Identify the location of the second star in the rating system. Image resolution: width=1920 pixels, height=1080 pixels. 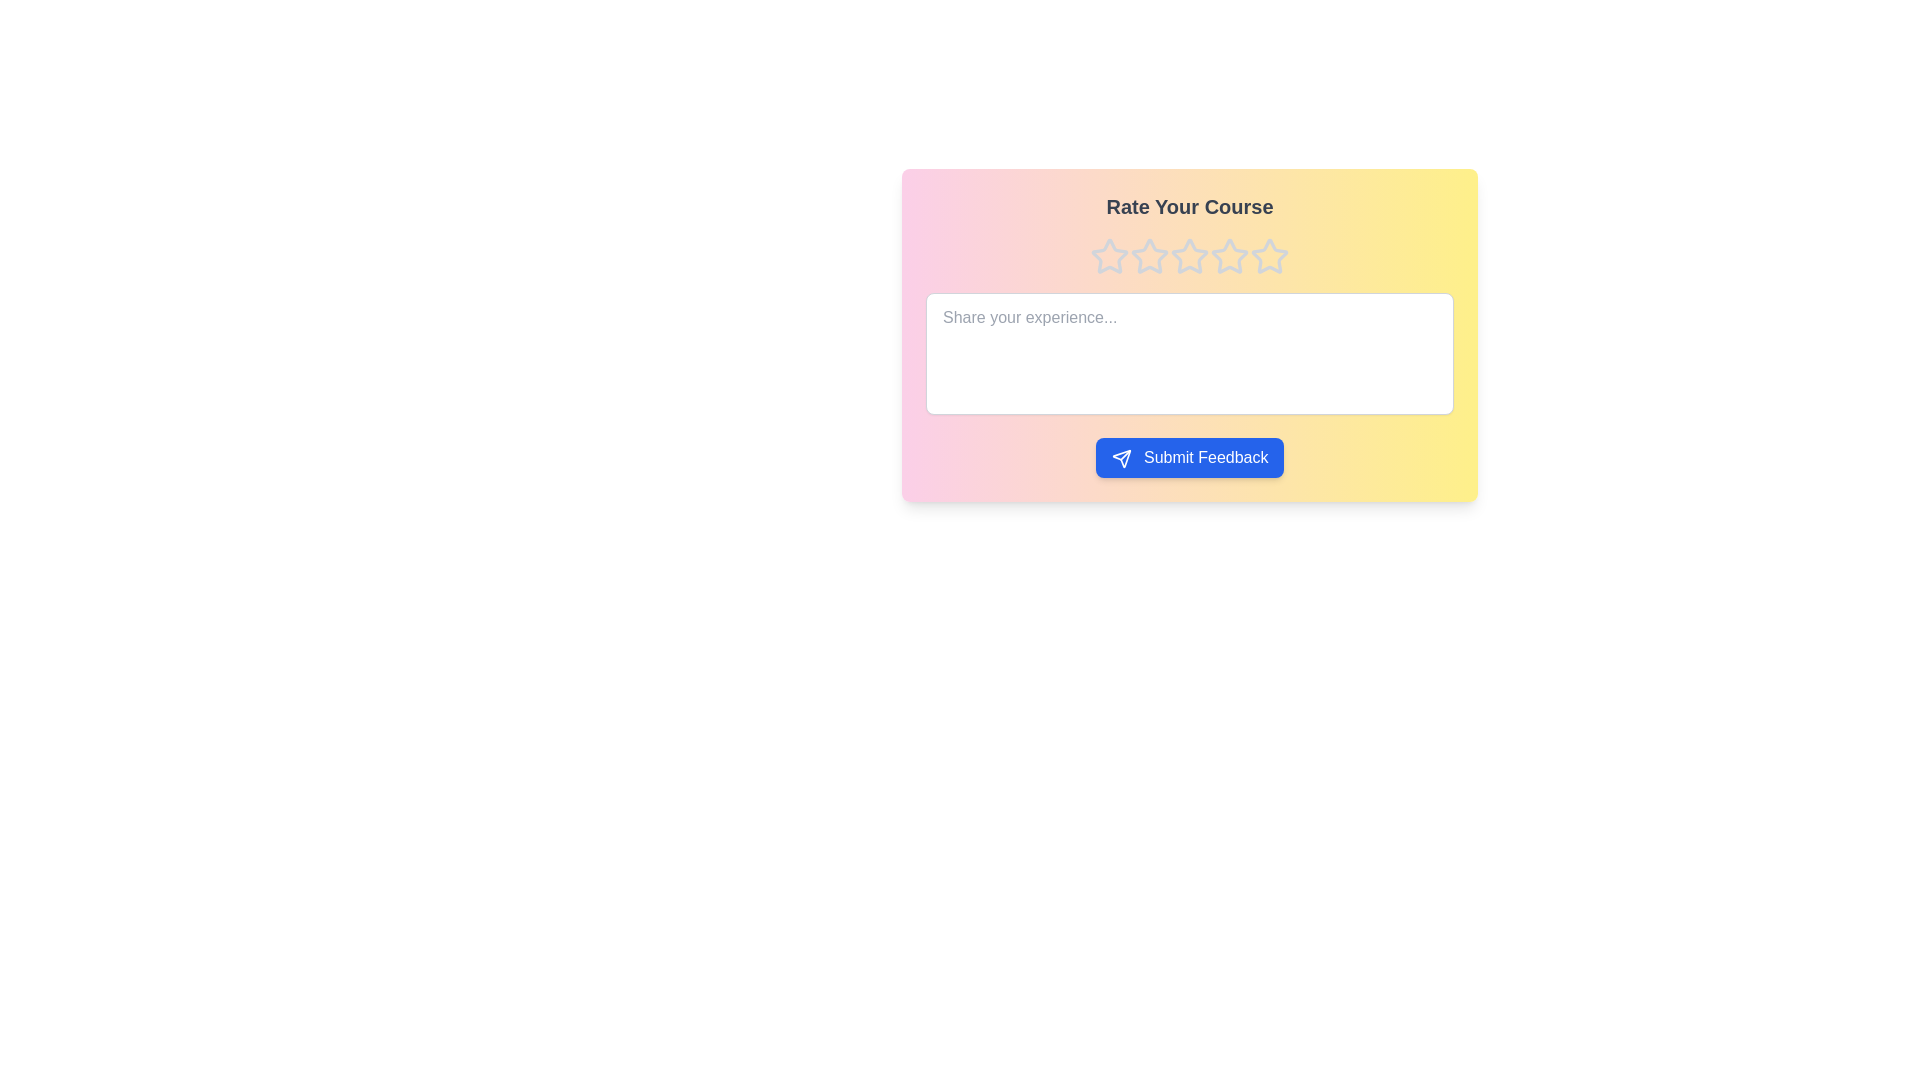
(1150, 255).